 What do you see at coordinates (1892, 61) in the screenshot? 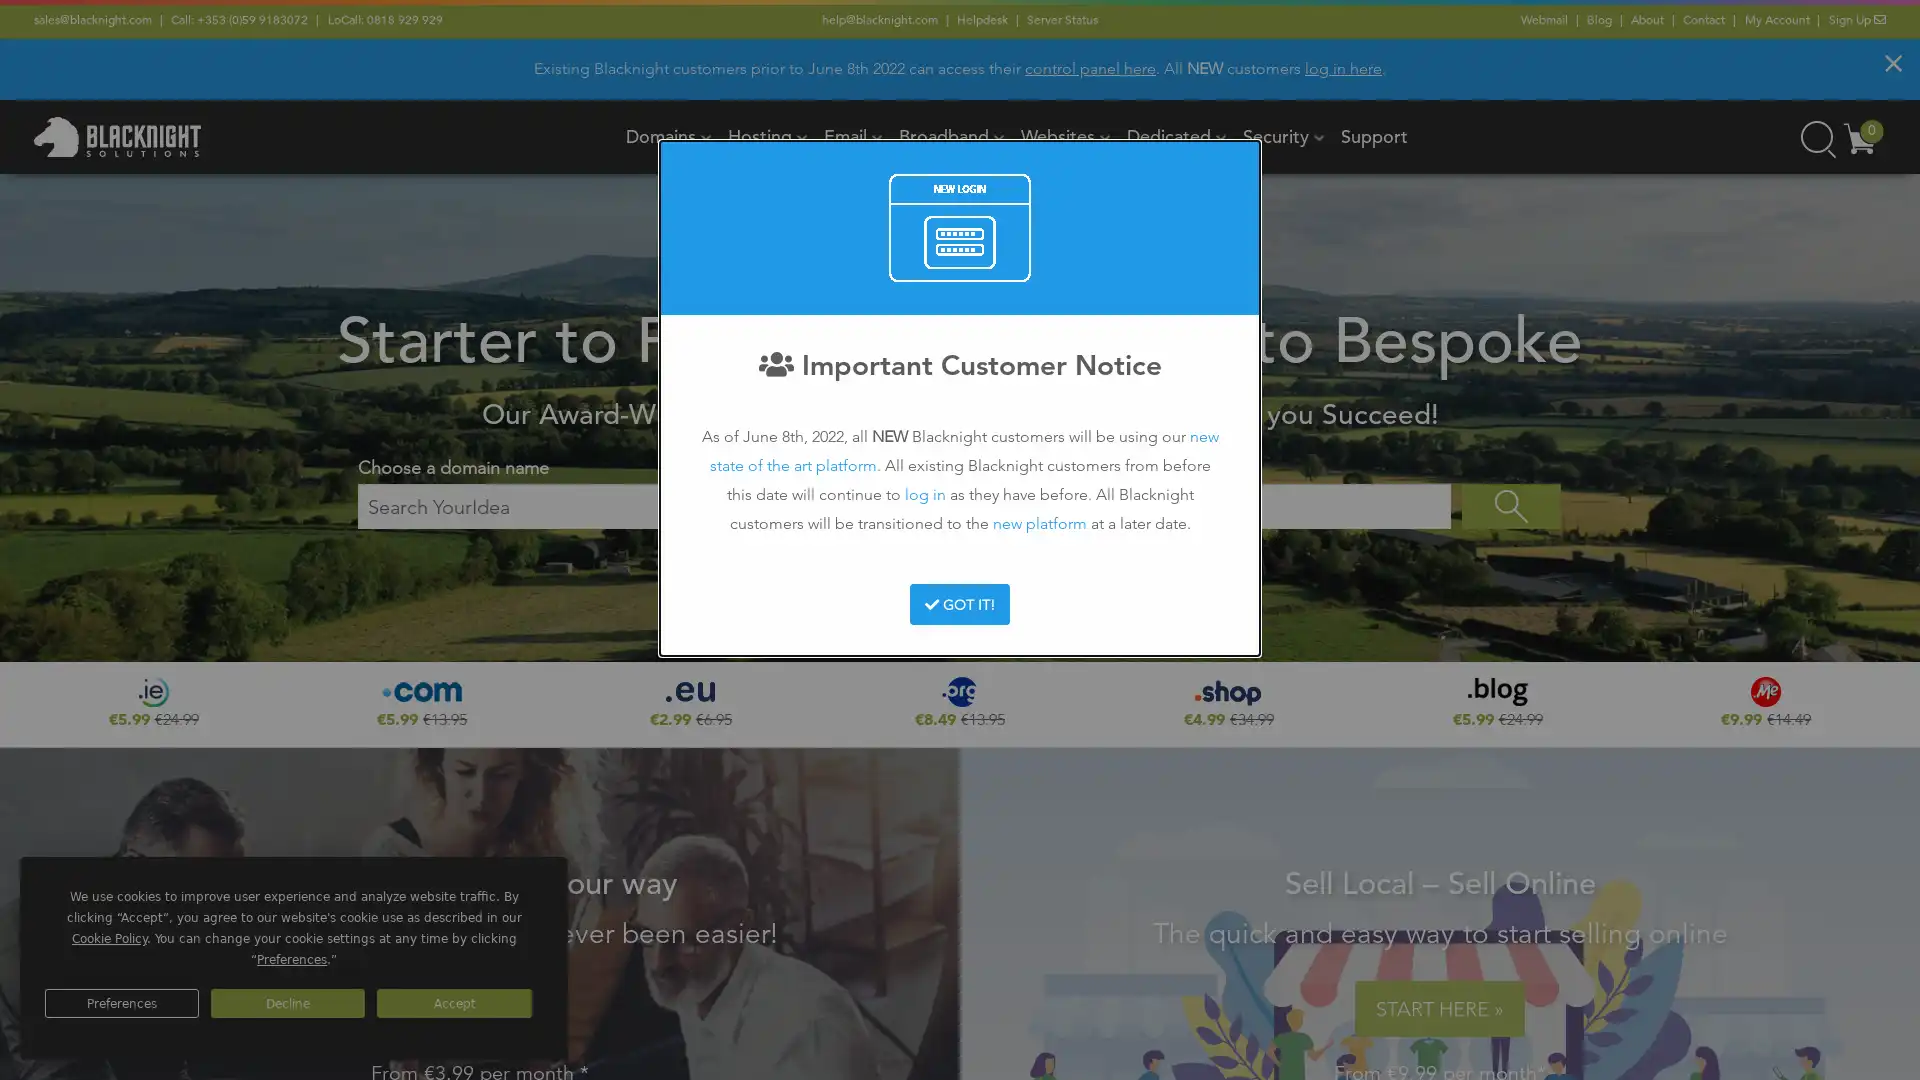
I see `Dismiss alert` at bounding box center [1892, 61].